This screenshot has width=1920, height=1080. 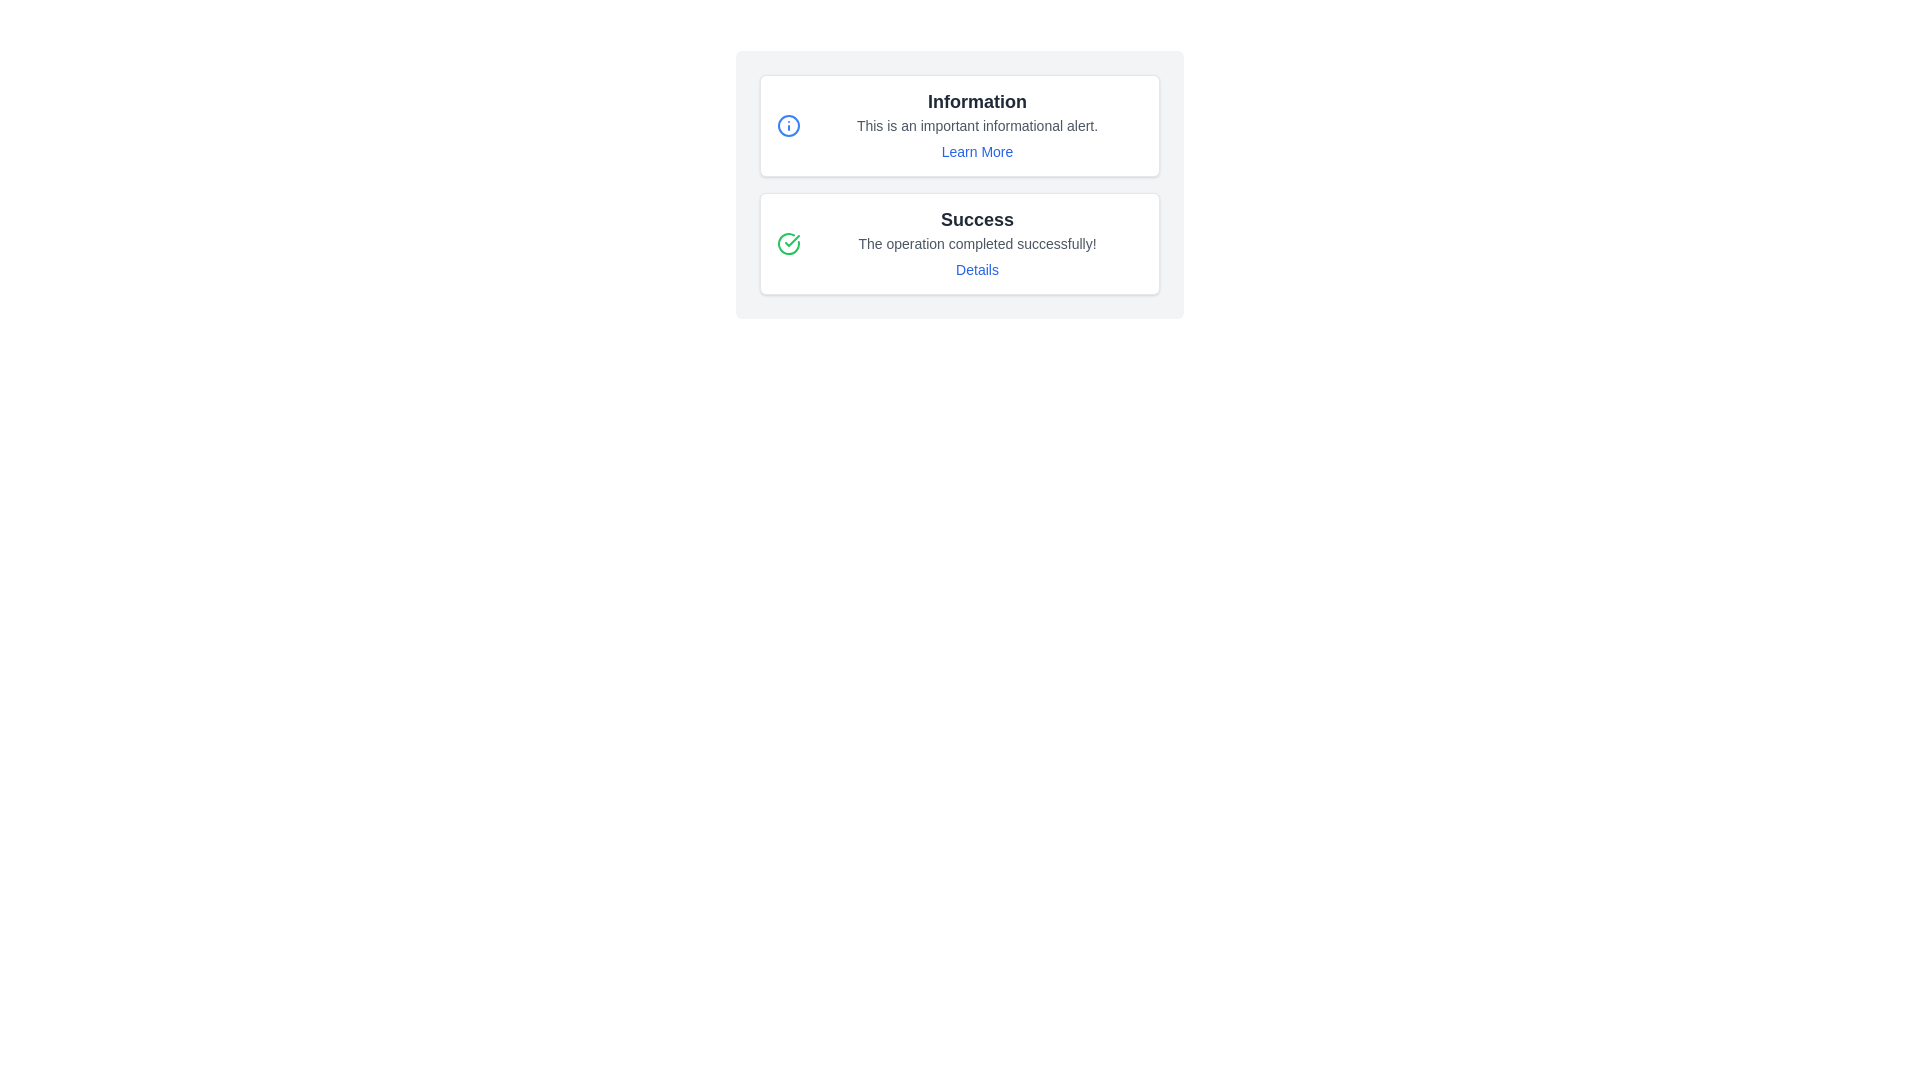 I want to click on the circular SVG icon that is part of the 'Information' label, located to the left of the text content and next to the 'Learn More' link, so click(x=787, y=126).